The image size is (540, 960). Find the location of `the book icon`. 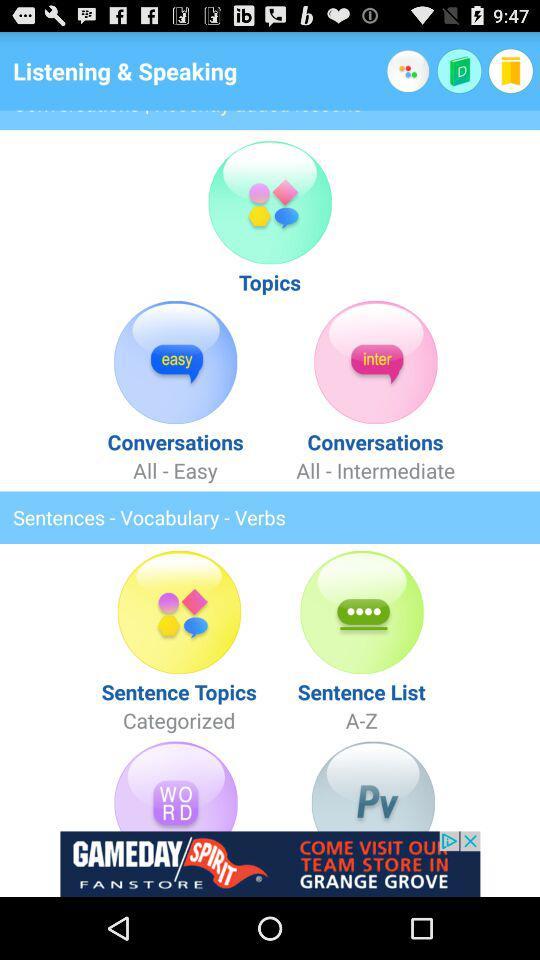

the book icon is located at coordinates (459, 75).